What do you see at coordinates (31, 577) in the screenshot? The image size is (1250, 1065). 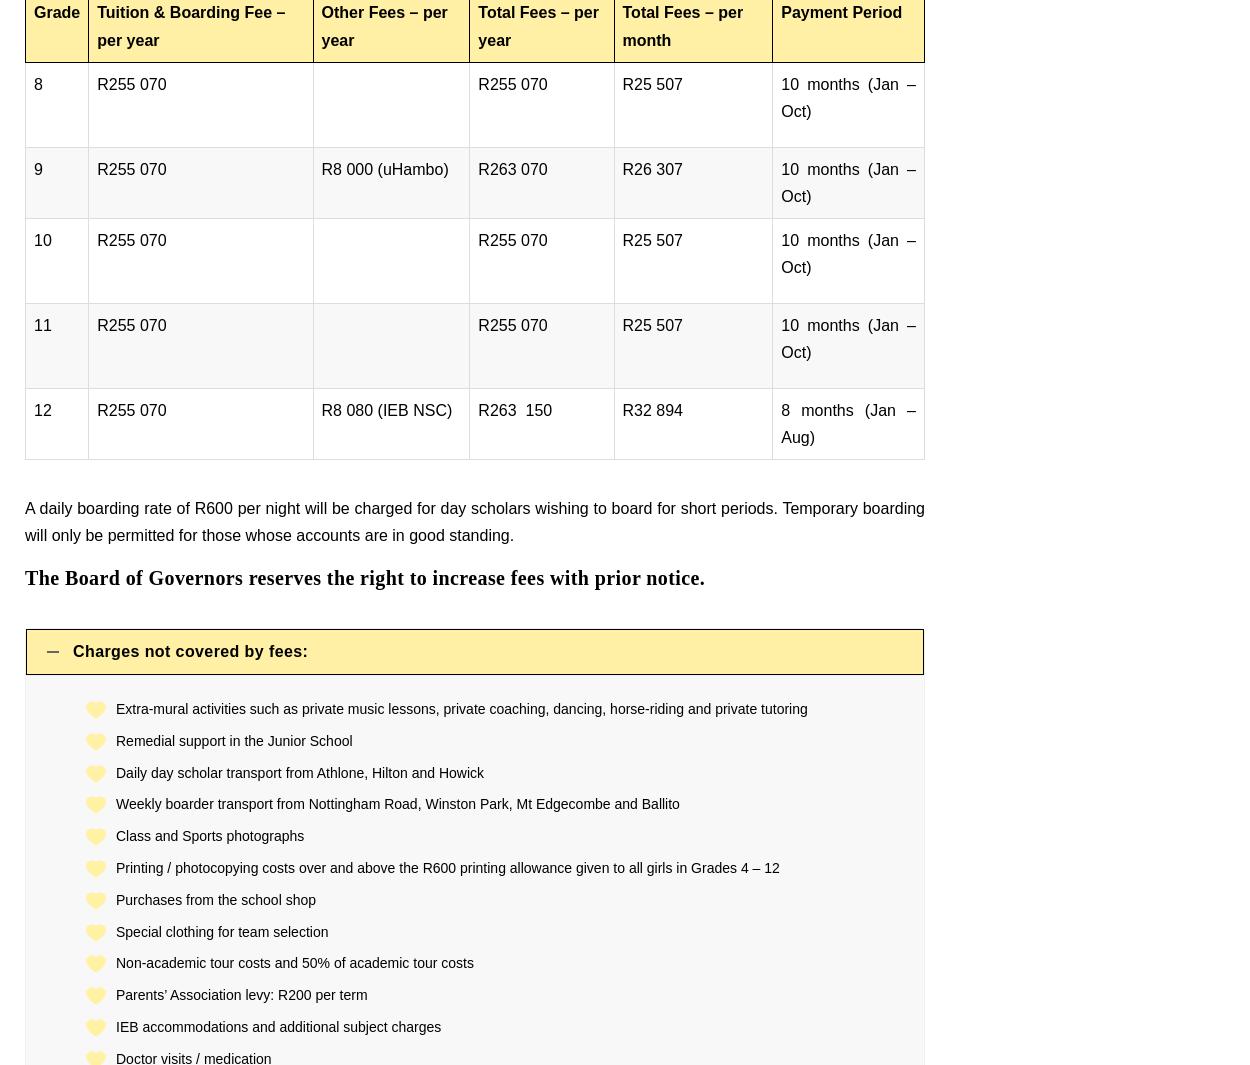 I see `'T'` at bounding box center [31, 577].